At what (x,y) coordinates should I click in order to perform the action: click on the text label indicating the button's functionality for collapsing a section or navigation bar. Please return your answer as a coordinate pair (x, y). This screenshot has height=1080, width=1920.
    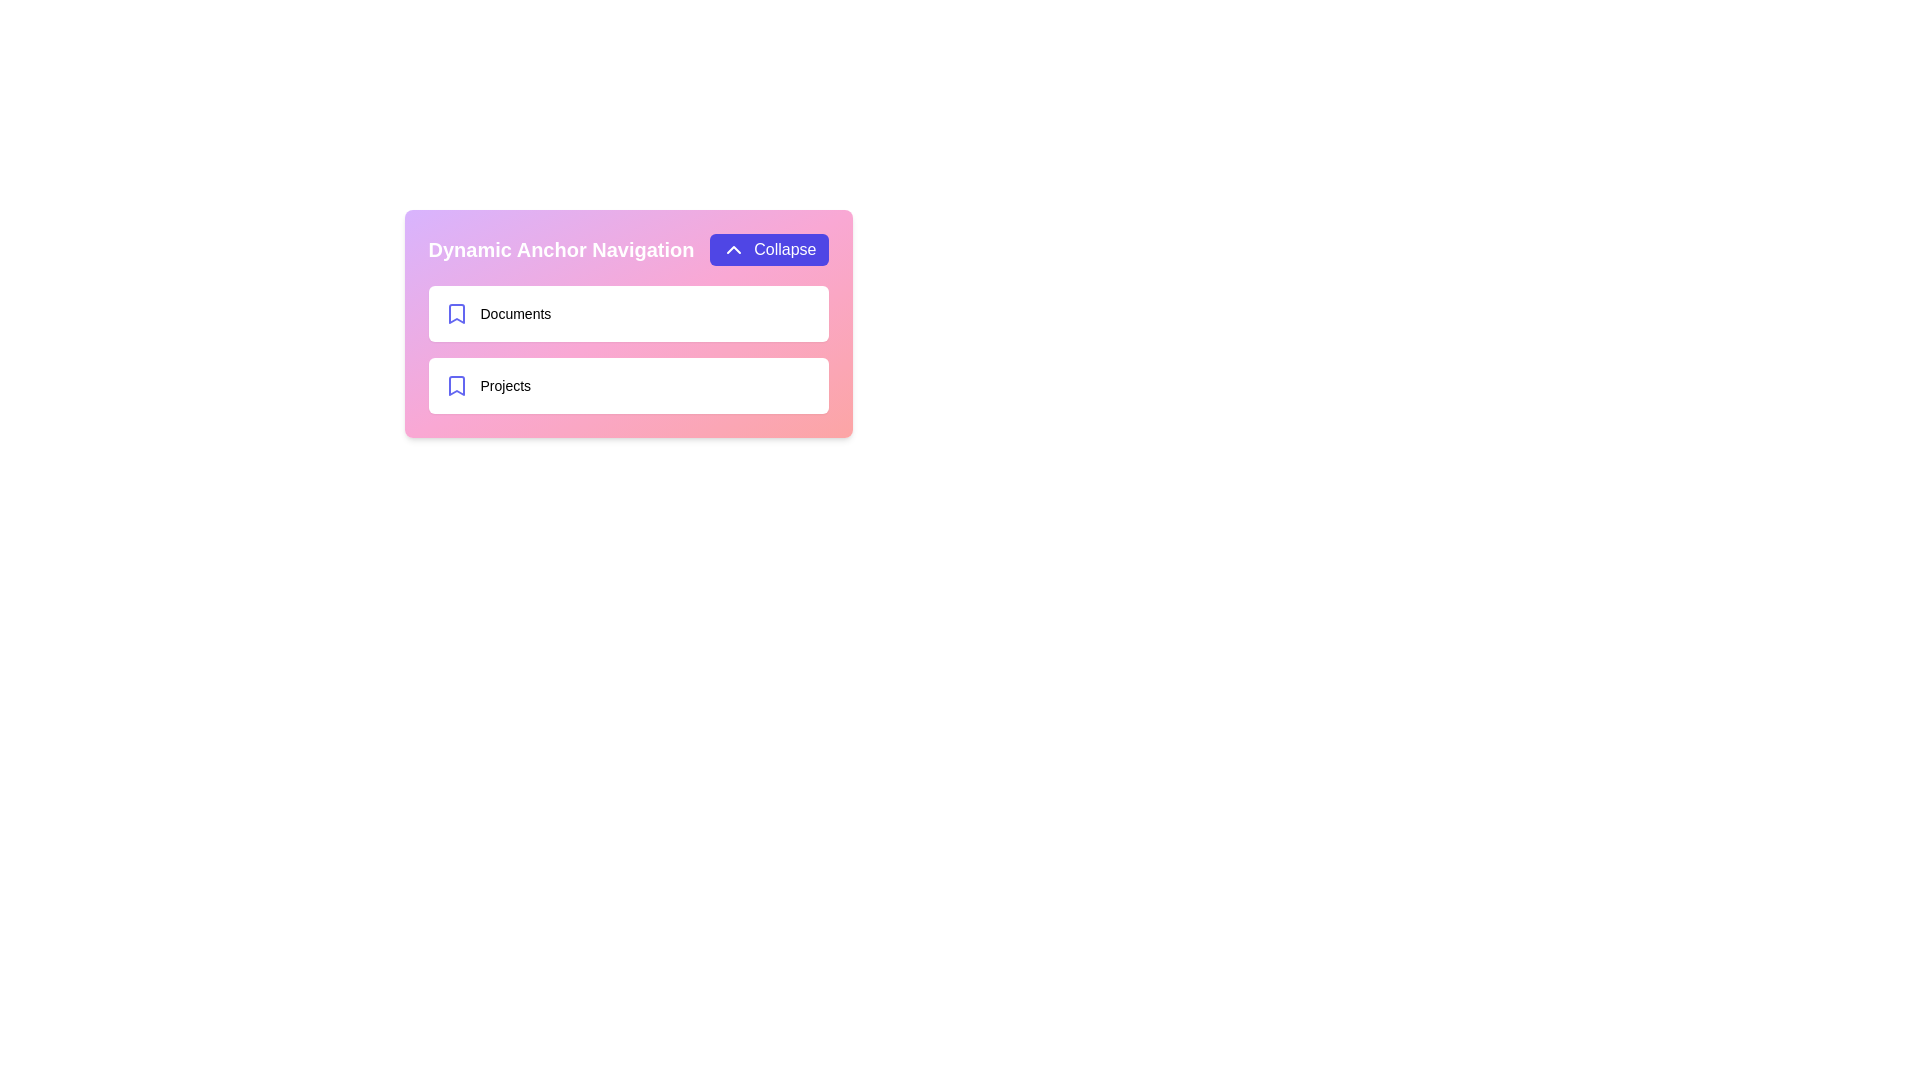
    Looking at the image, I should click on (784, 249).